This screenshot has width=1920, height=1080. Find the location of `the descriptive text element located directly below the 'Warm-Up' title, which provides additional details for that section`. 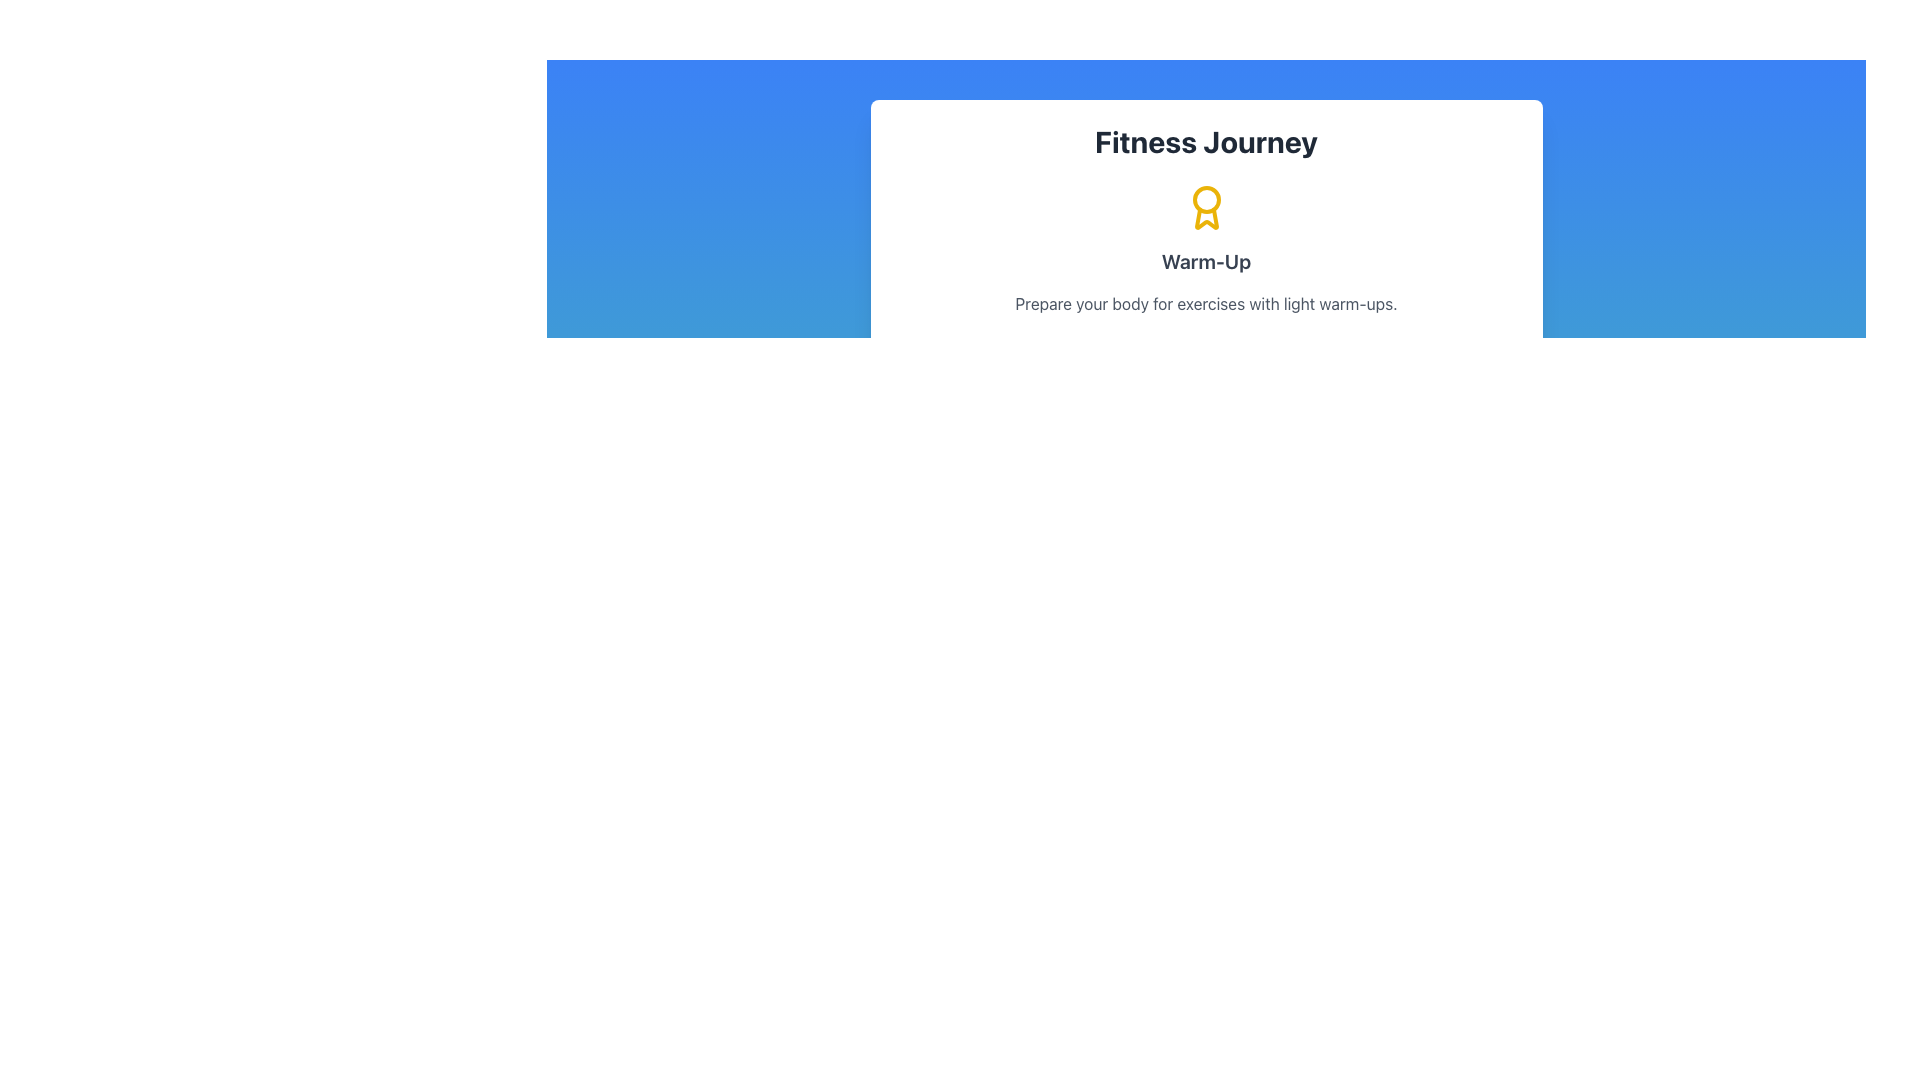

the descriptive text element located directly below the 'Warm-Up' title, which provides additional details for that section is located at coordinates (1205, 304).